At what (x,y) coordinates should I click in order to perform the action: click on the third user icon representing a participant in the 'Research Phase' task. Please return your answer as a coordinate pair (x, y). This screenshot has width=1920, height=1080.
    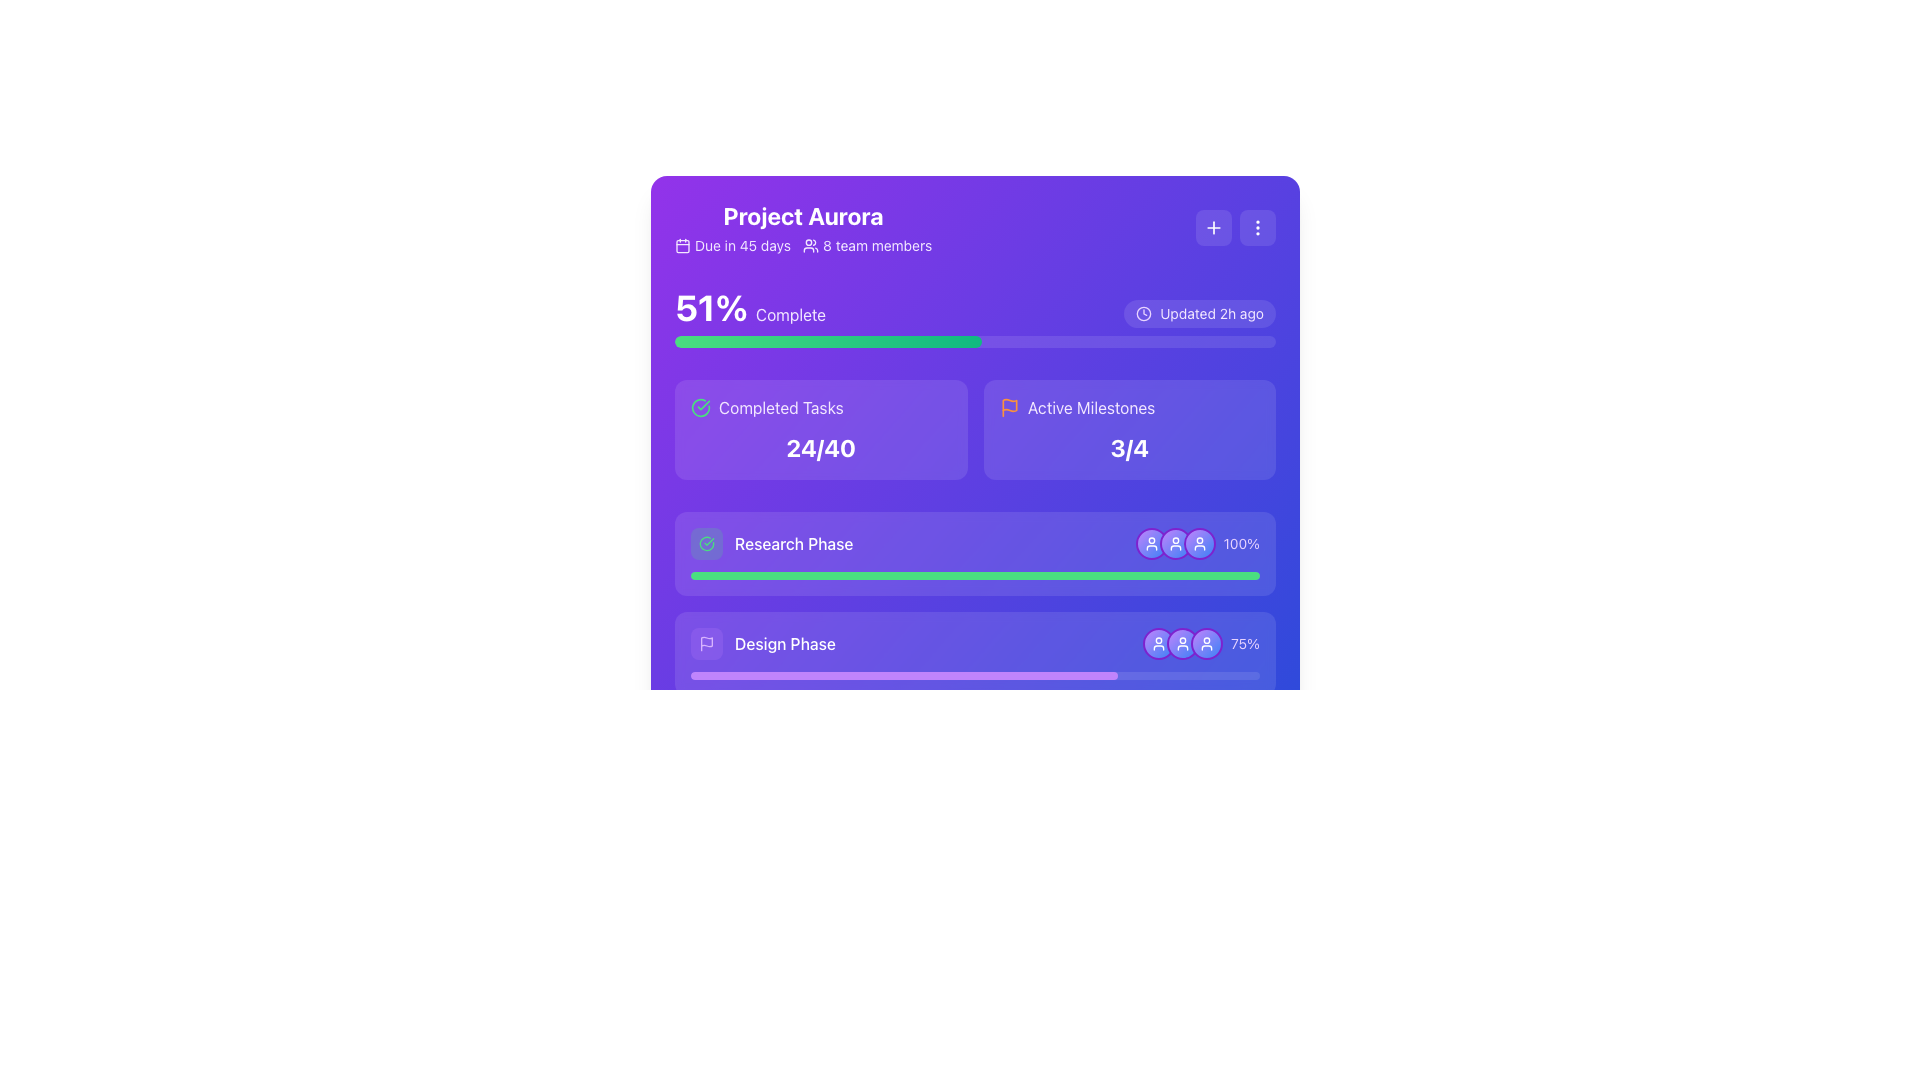
    Looking at the image, I should click on (1199, 543).